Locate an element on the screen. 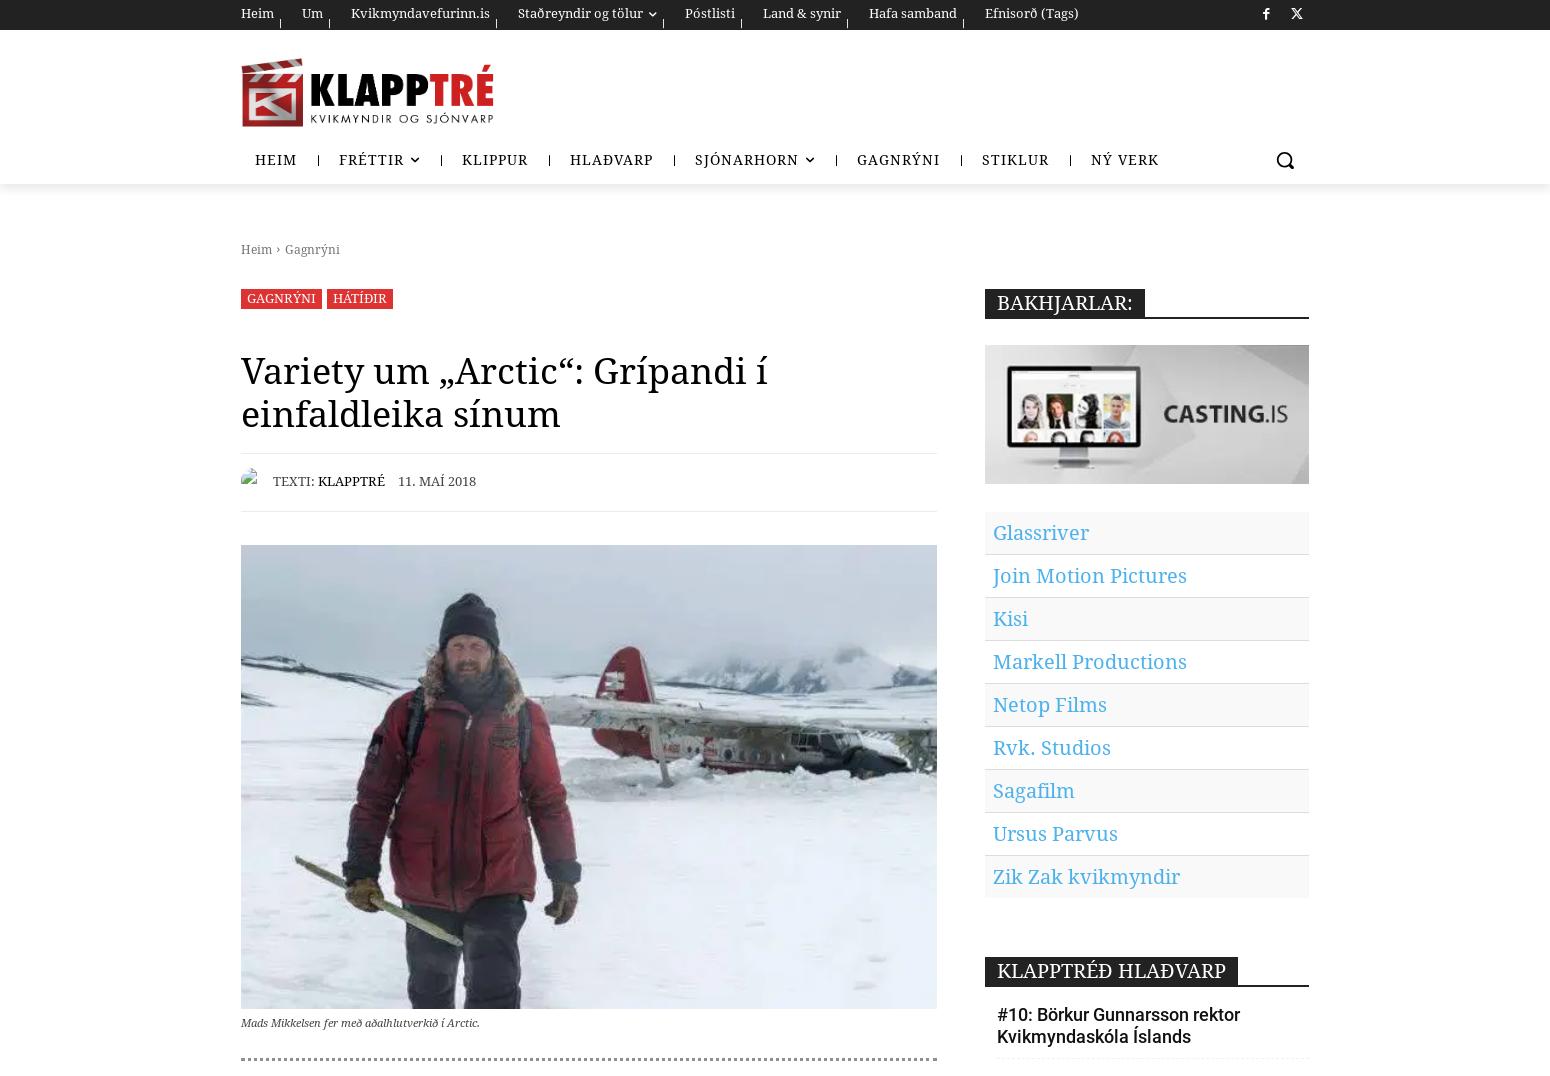 This screenshot has height=1076, width=1550. '#10: Börkur Gunnarsson rektor Kvikmyndaskóla Íslands' is located at coordinates (1117, 1024).